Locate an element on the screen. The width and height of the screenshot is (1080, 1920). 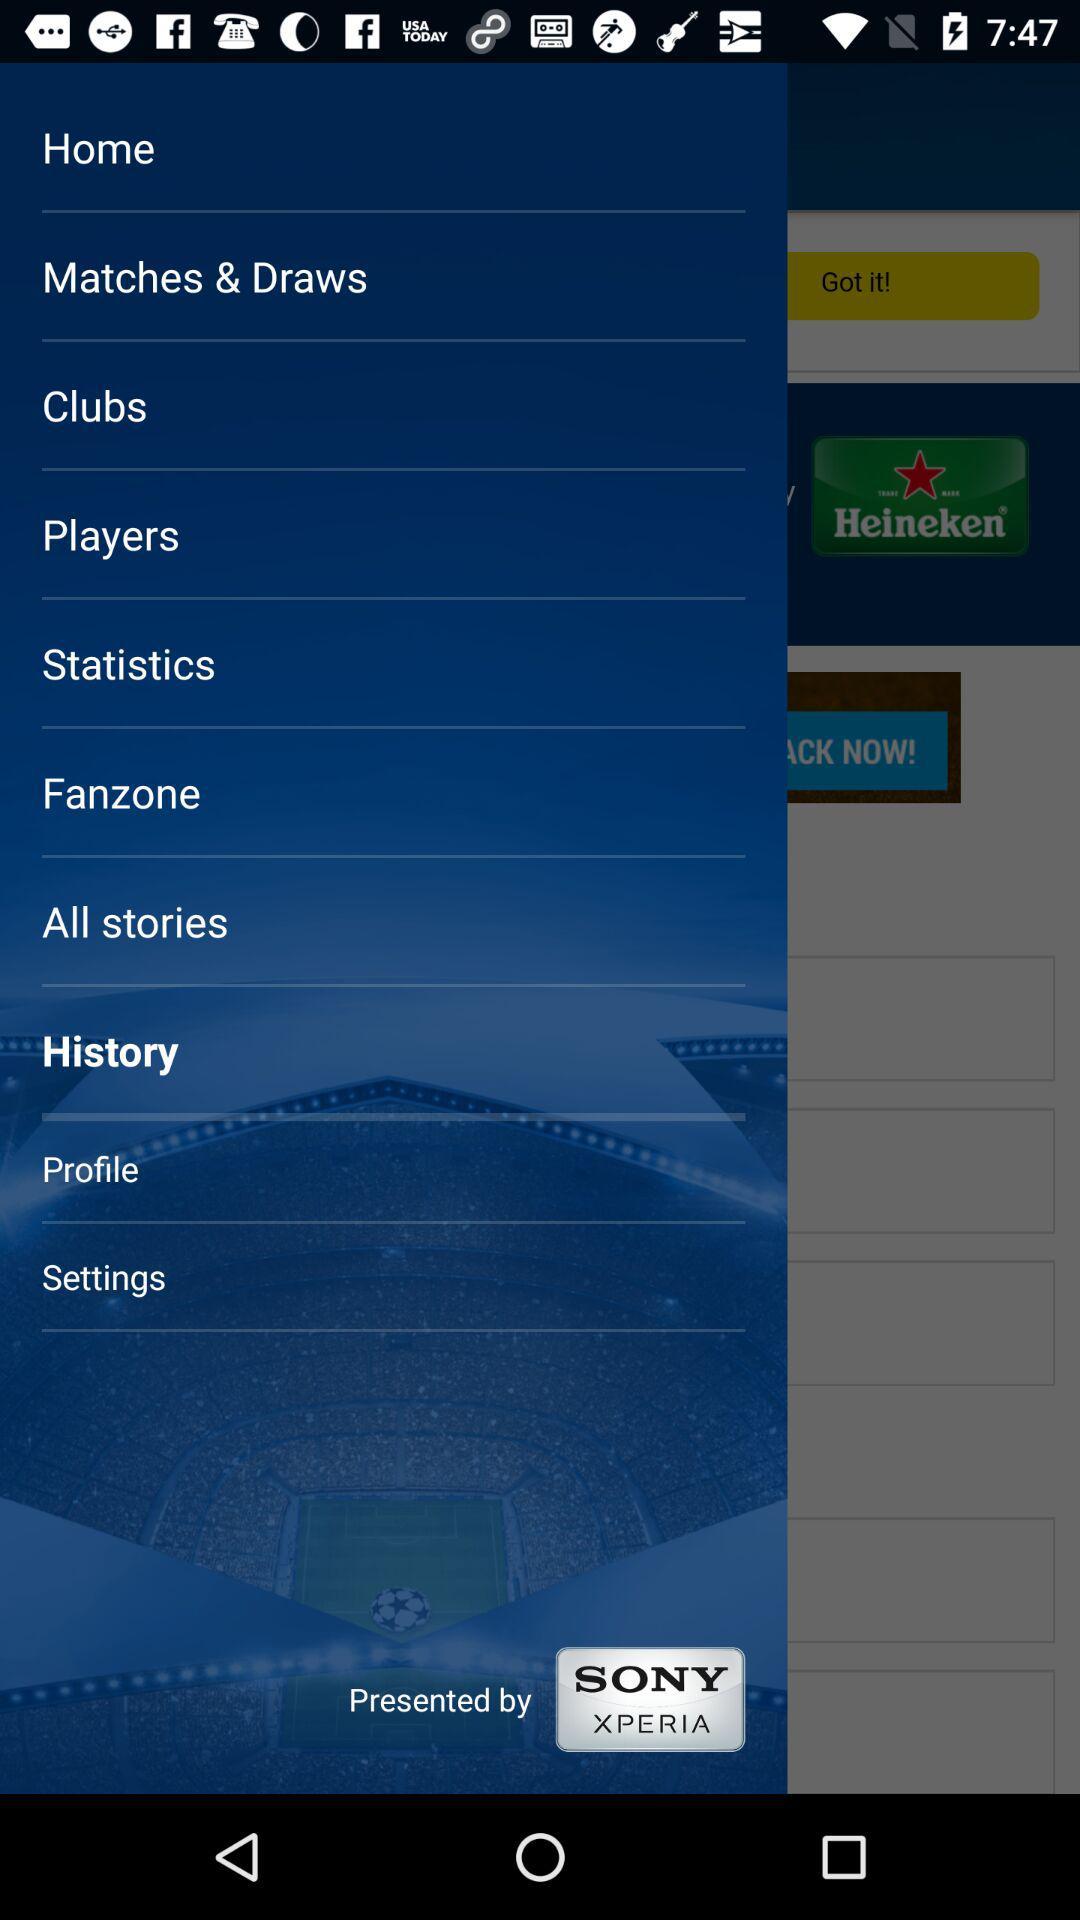
advertisement is located at coordinates (540, 1002).